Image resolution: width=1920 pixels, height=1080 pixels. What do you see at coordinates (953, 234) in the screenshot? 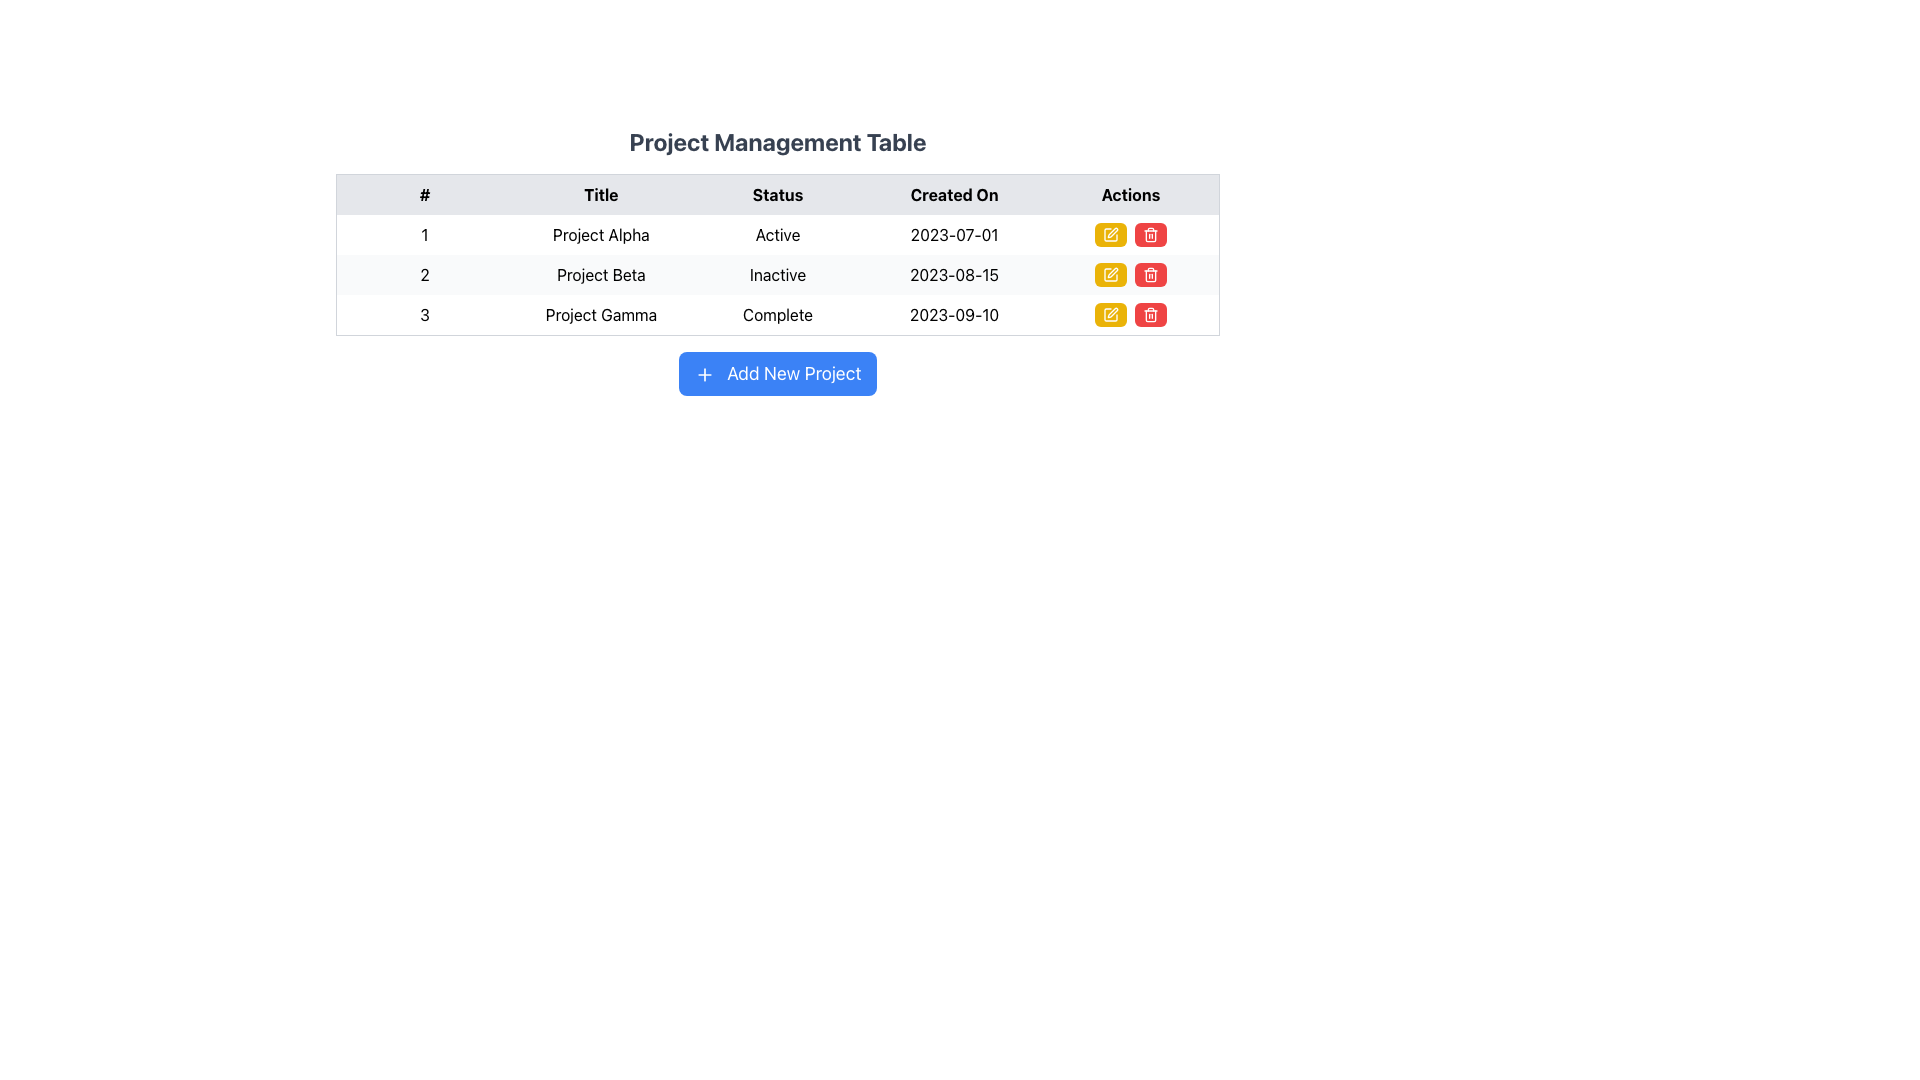
I see `the static text element displaying the date '2023-07-01' located under the 'Created On' column in the table row labeled 'Project Alpha'` at bounding box center [953, 234].